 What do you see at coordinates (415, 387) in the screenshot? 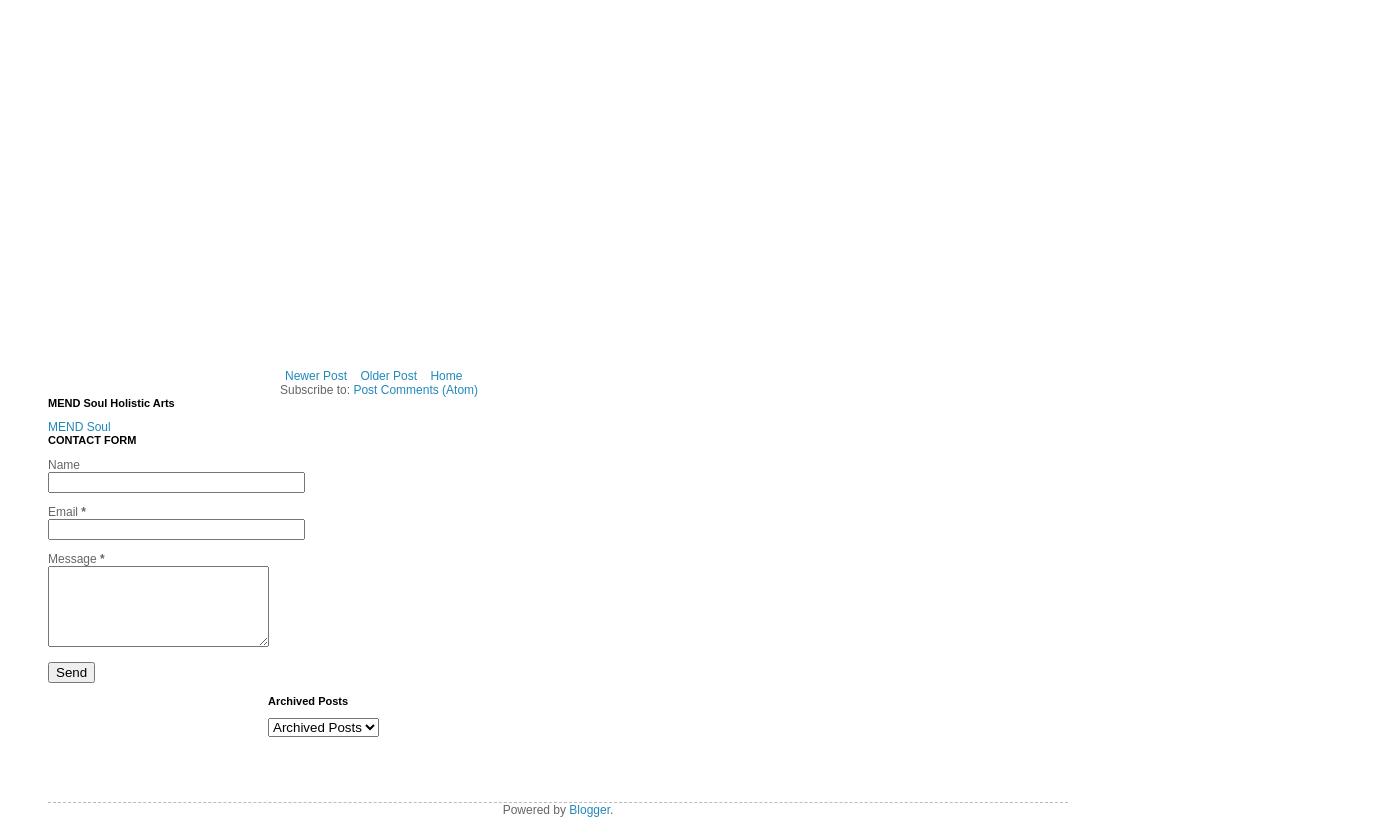
I see `'Post Comments (Atom)'` at bounding box center [415, 387].